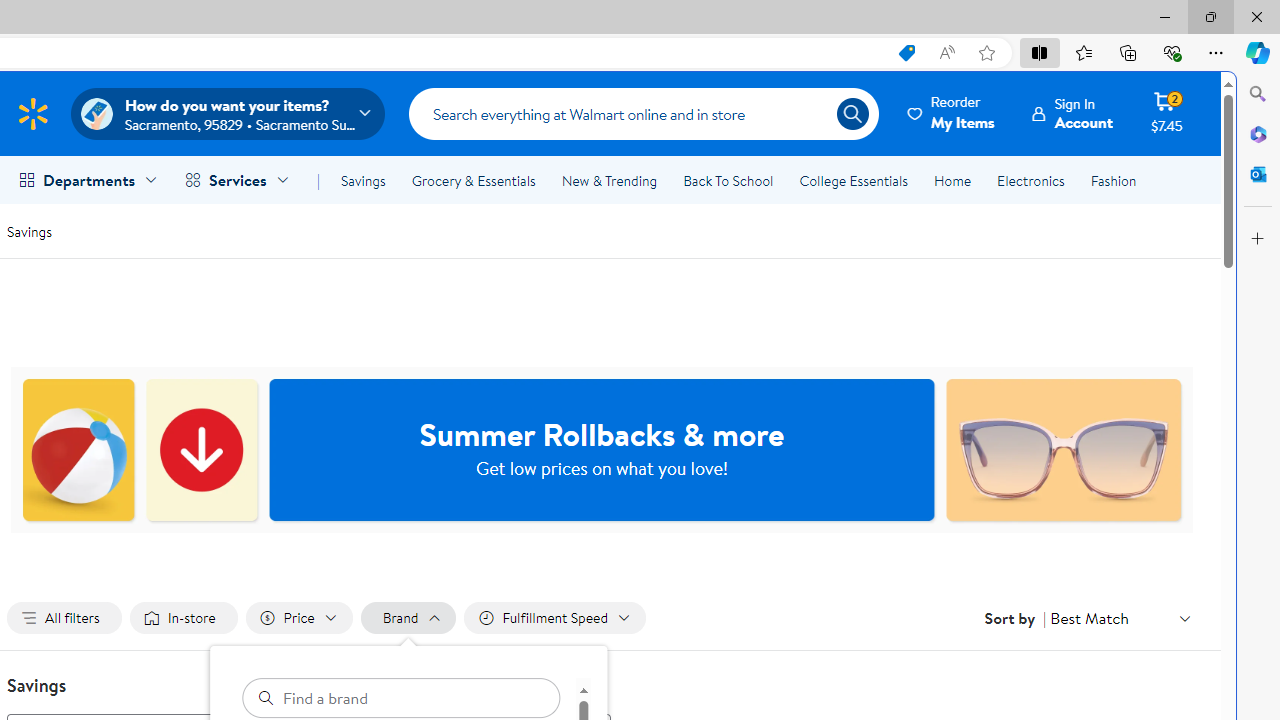 This screenshot has height=720, width=1280. I want to click on 'Back To School', so click(727, 181).